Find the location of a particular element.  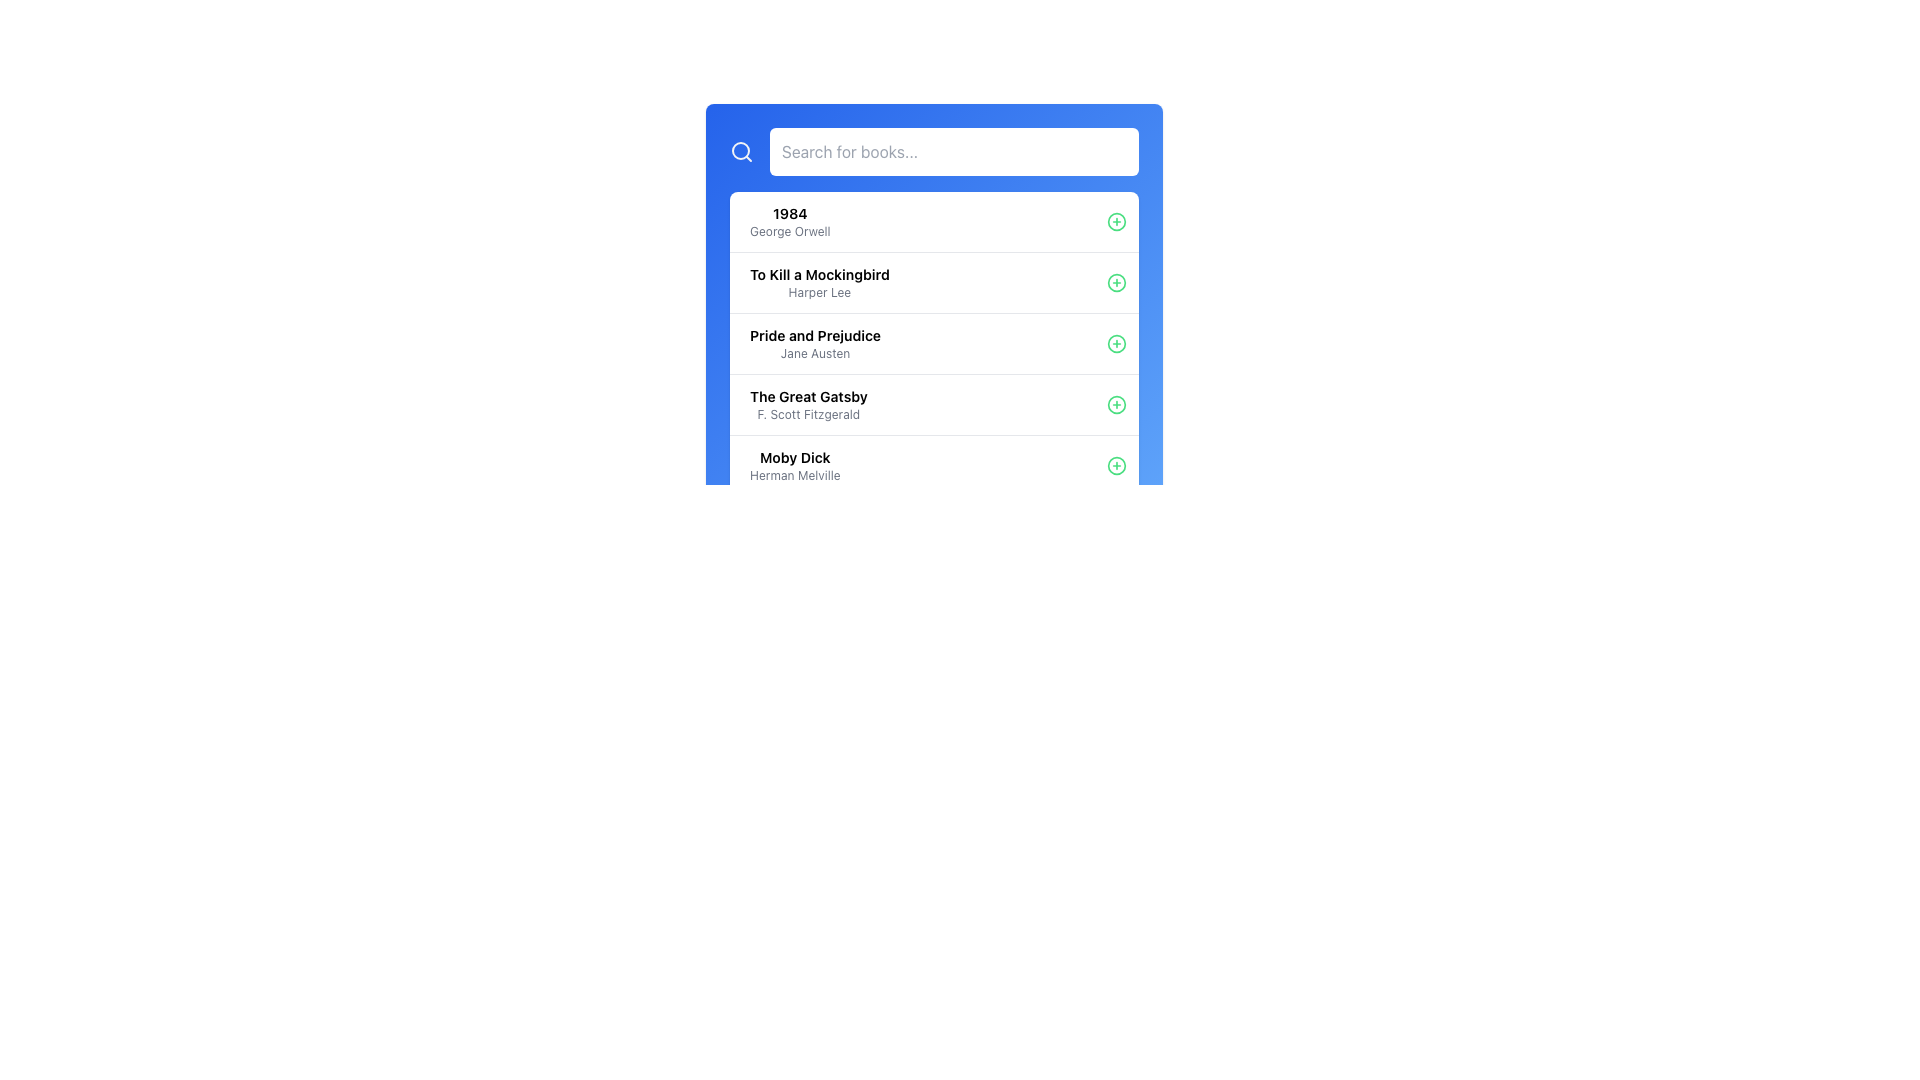

the button located on the right side of the line displaying the book title 'Pride and Prejudice' and the author 'Jane Austen' is located at coordinates (1116, 342).